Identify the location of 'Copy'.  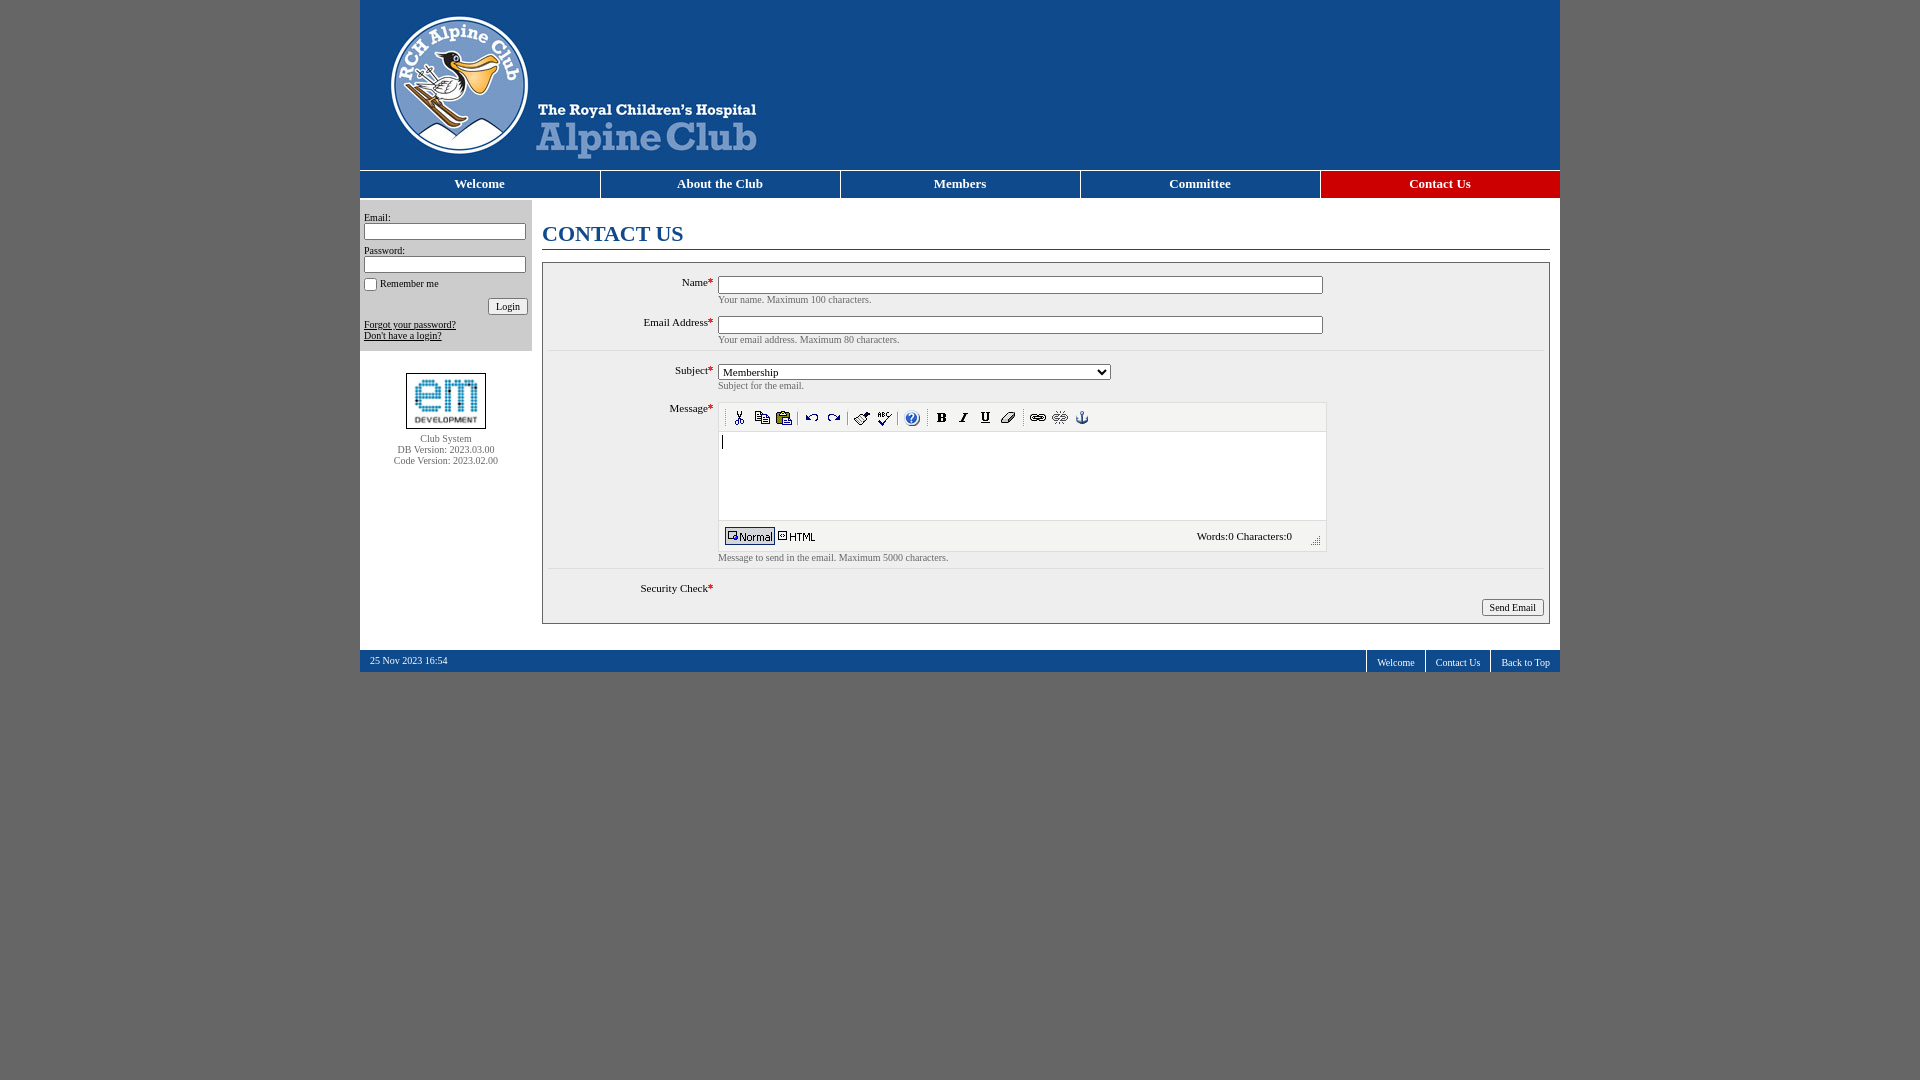
(761, 416).